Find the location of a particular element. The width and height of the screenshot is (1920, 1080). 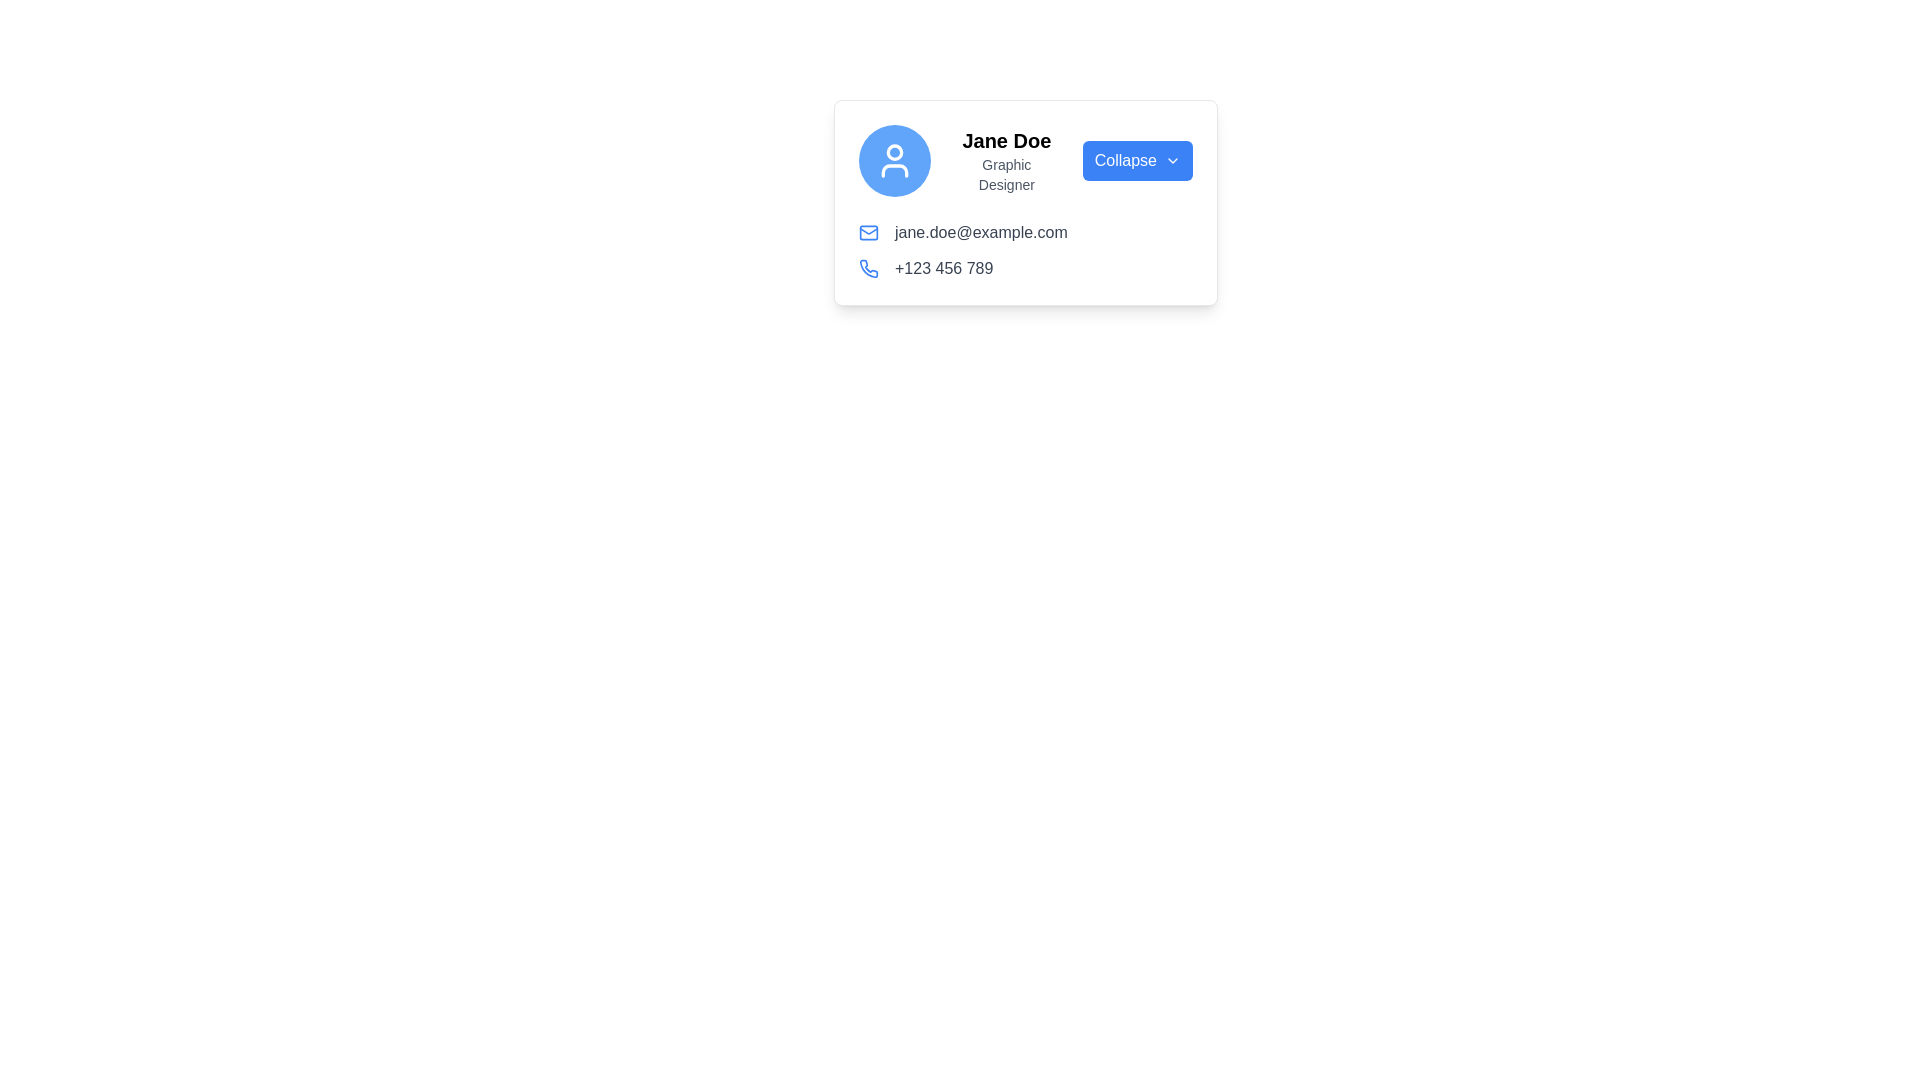

the icon that represents the phone number located to the left of the phone number '+123 456 789' in the contact details section of the user profile card is located at coordinates (868, 268).